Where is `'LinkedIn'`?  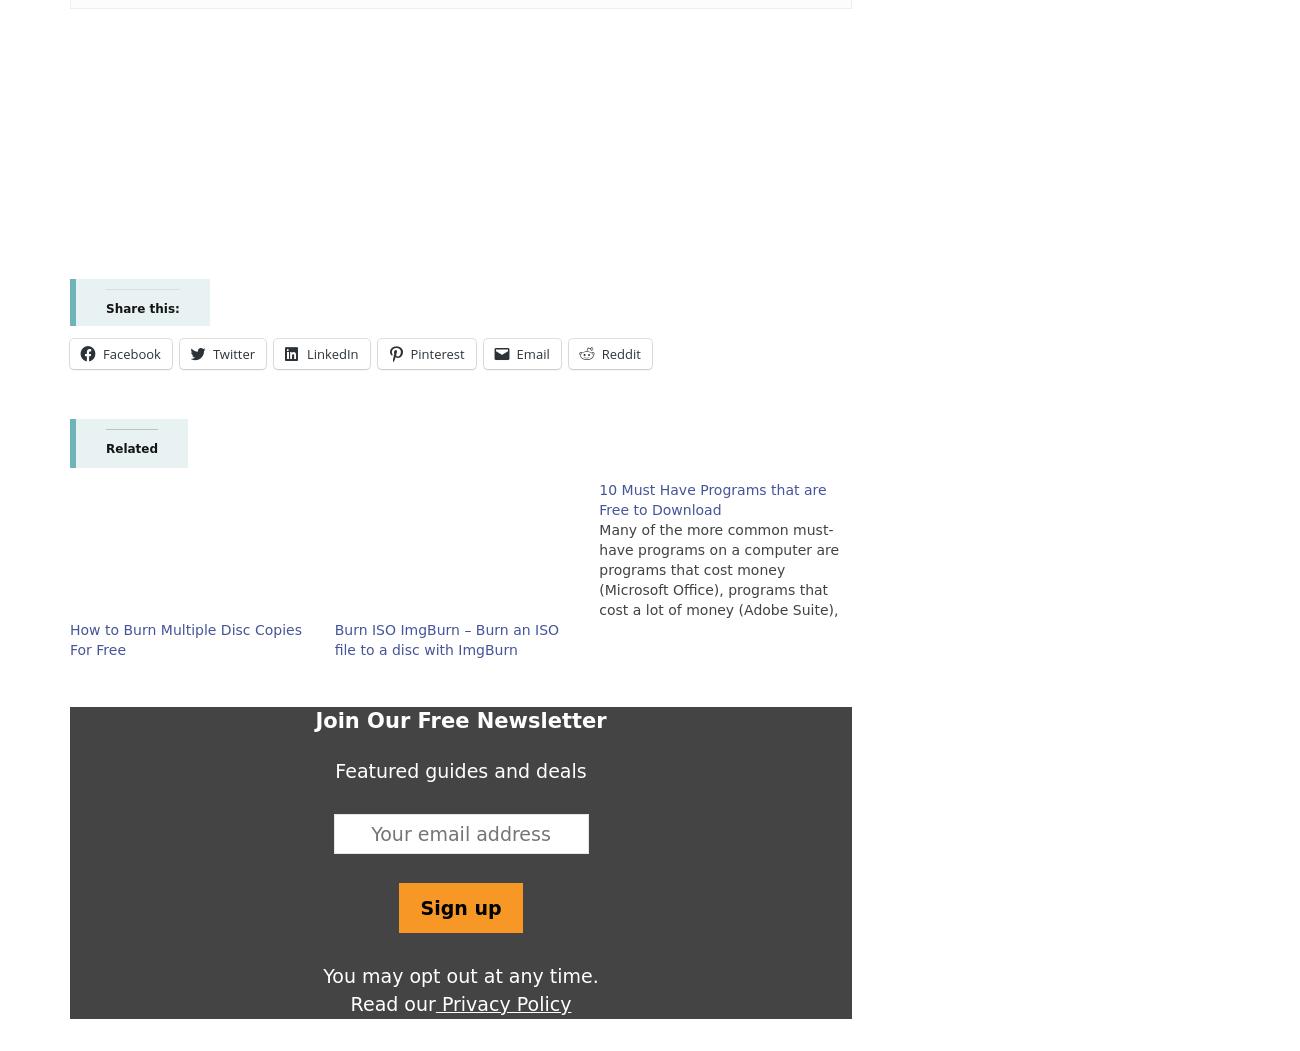
'LinkedIn' is located at coordinates (331, 353).